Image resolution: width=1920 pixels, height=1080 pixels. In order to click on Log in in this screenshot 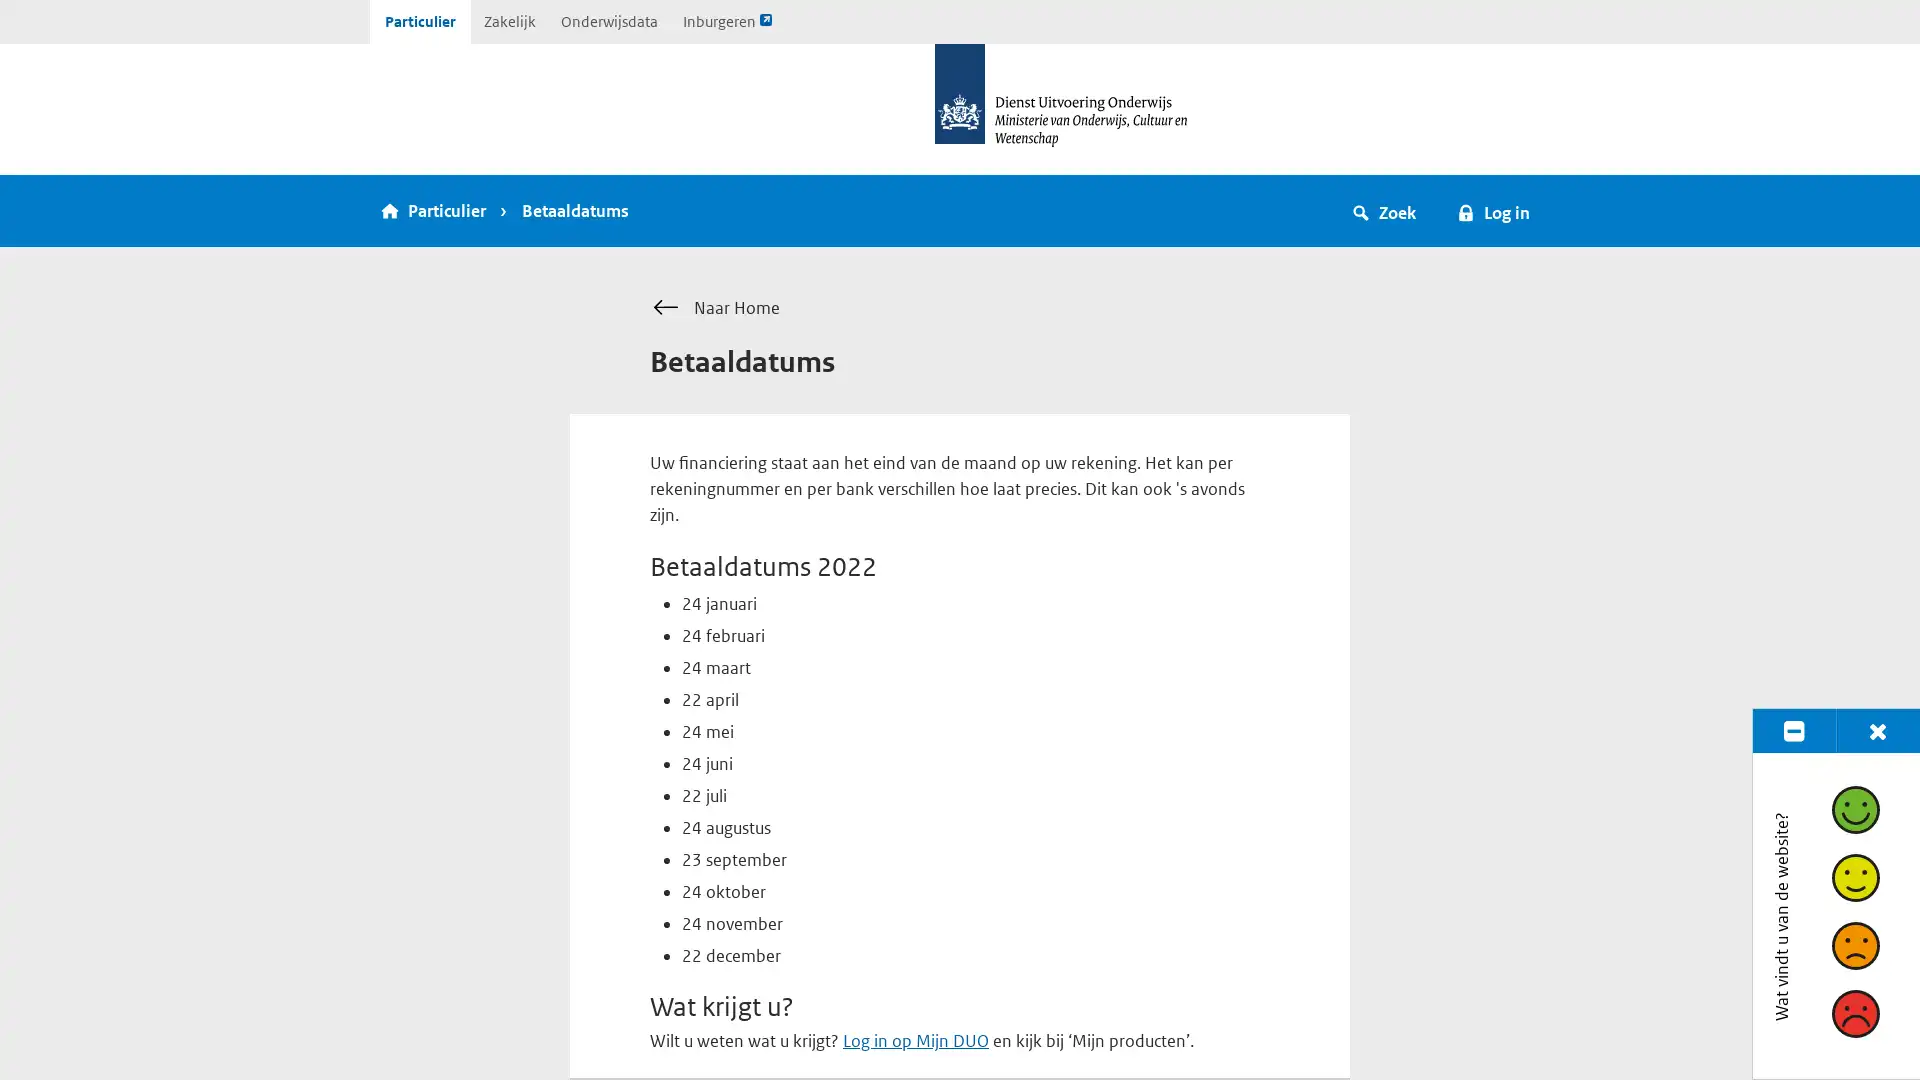, I will do `click(1492, 211)`.